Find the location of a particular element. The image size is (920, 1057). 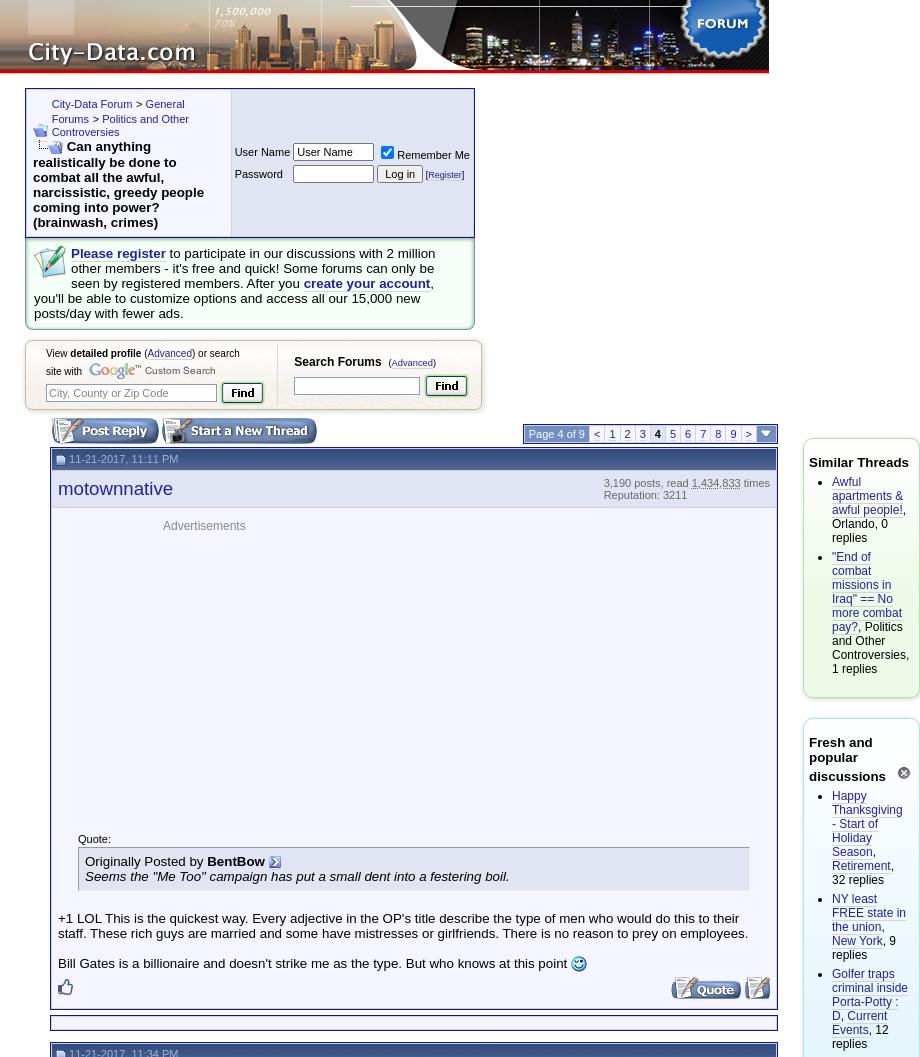

'Search Forums' is located at coordinates (337, 362).